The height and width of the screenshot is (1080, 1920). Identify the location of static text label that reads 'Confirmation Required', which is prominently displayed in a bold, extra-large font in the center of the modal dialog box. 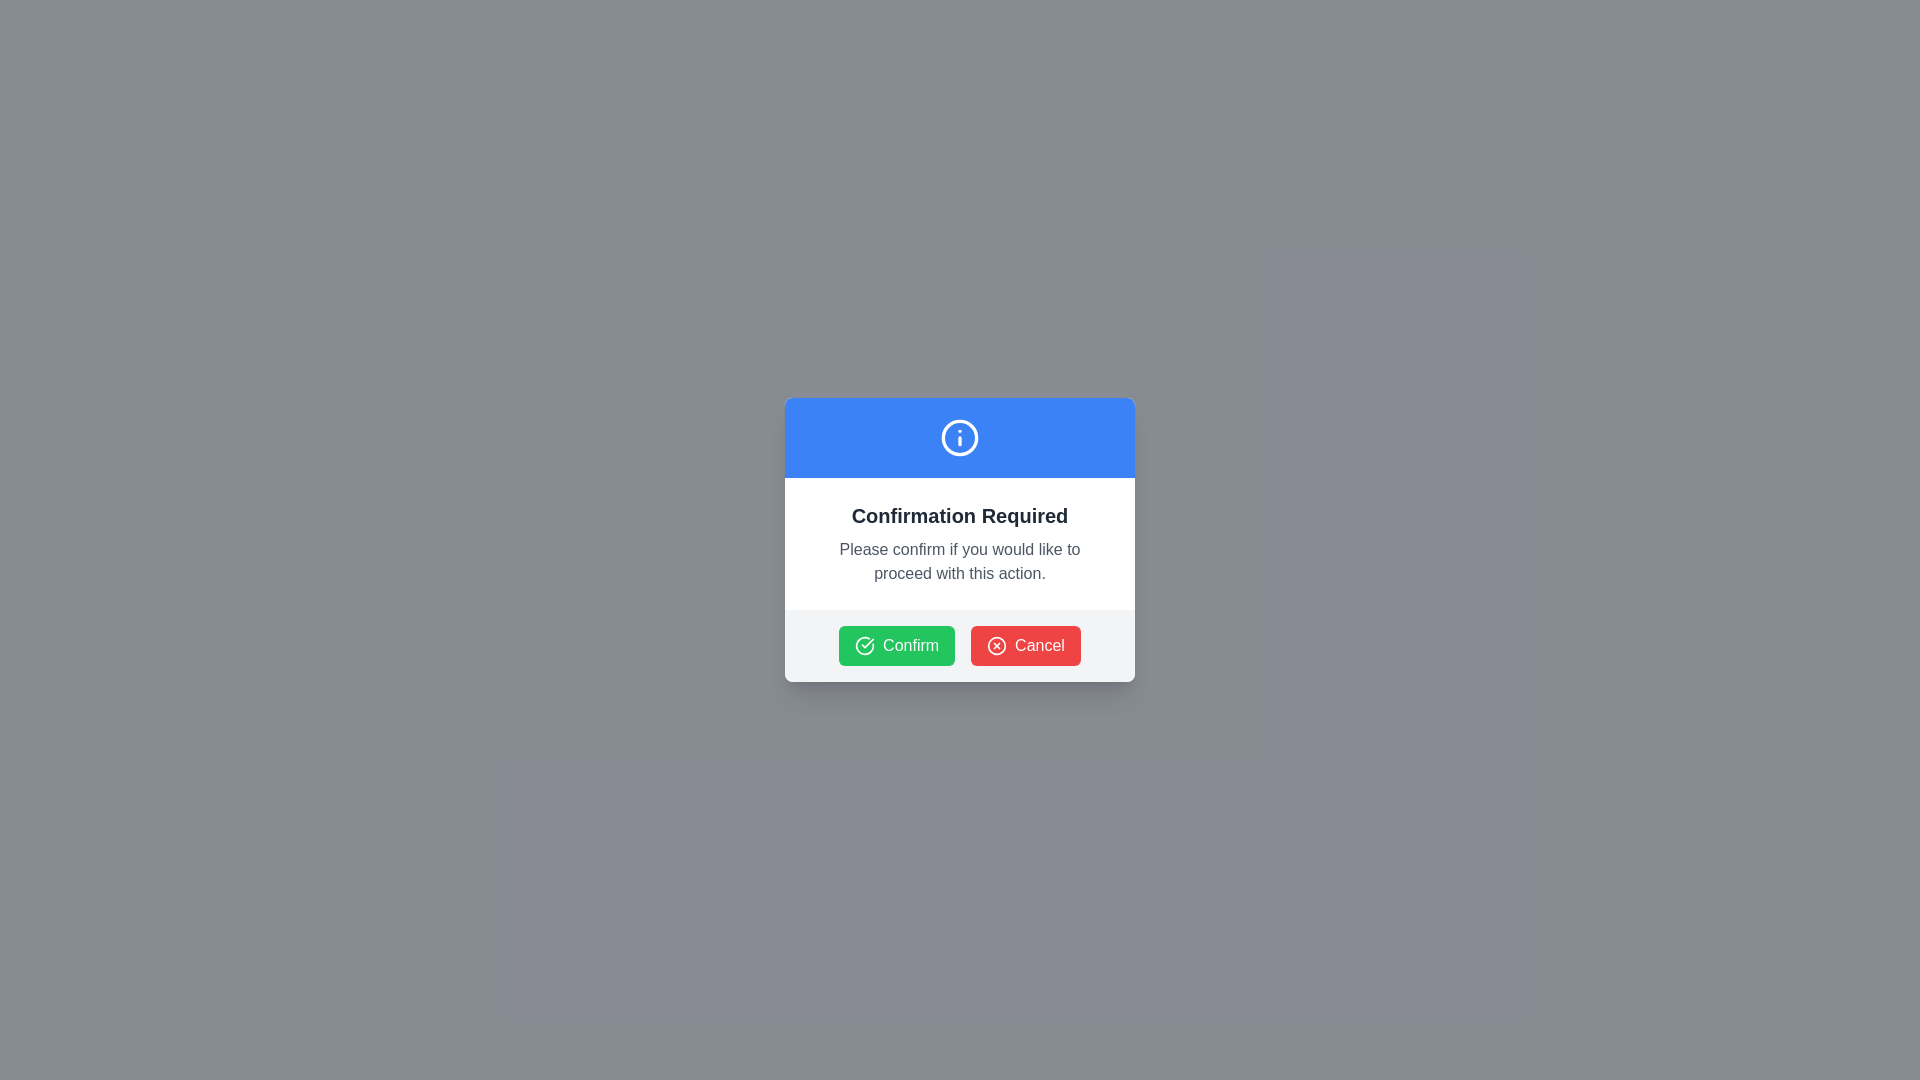
(960, 515).